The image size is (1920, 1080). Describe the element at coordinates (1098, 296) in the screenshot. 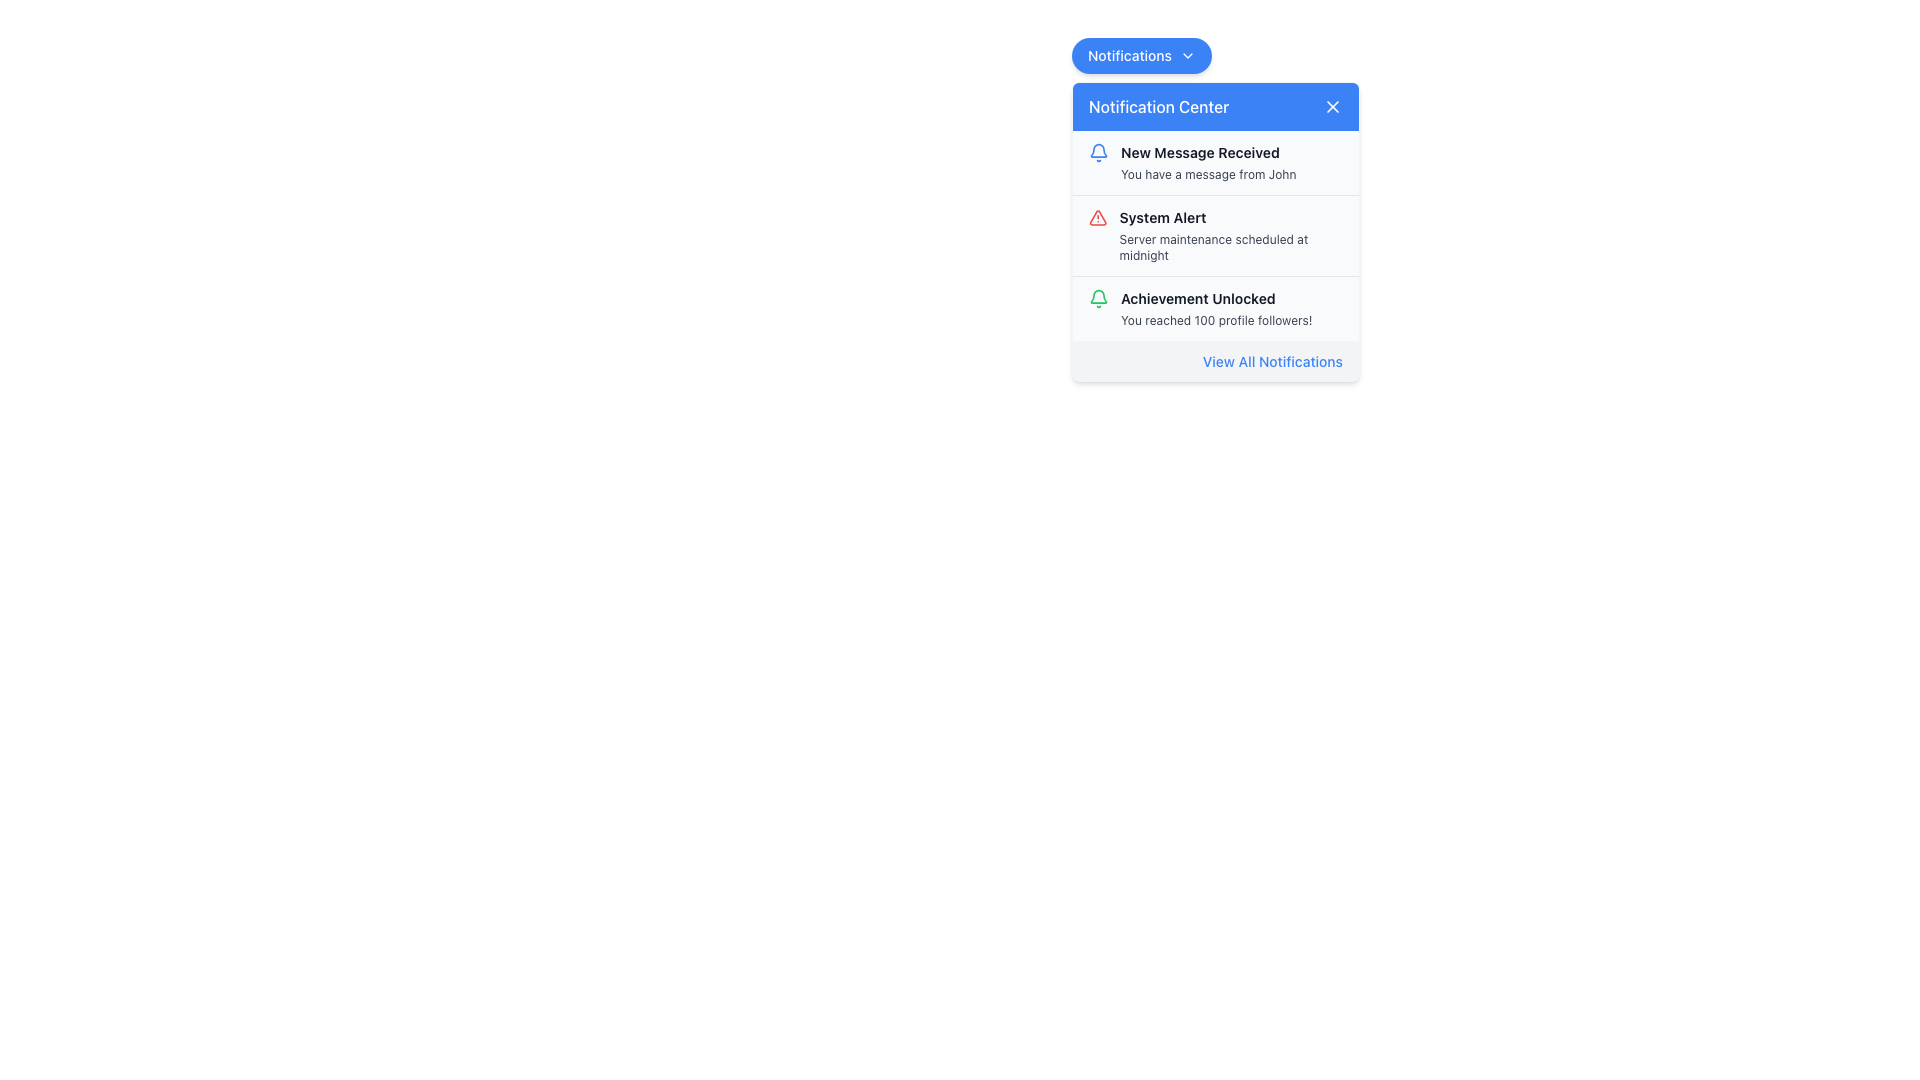

I see `the green stroke notification bell icon located at the top-right corner of the interface, above the 'New Message Received' notification` at that location.